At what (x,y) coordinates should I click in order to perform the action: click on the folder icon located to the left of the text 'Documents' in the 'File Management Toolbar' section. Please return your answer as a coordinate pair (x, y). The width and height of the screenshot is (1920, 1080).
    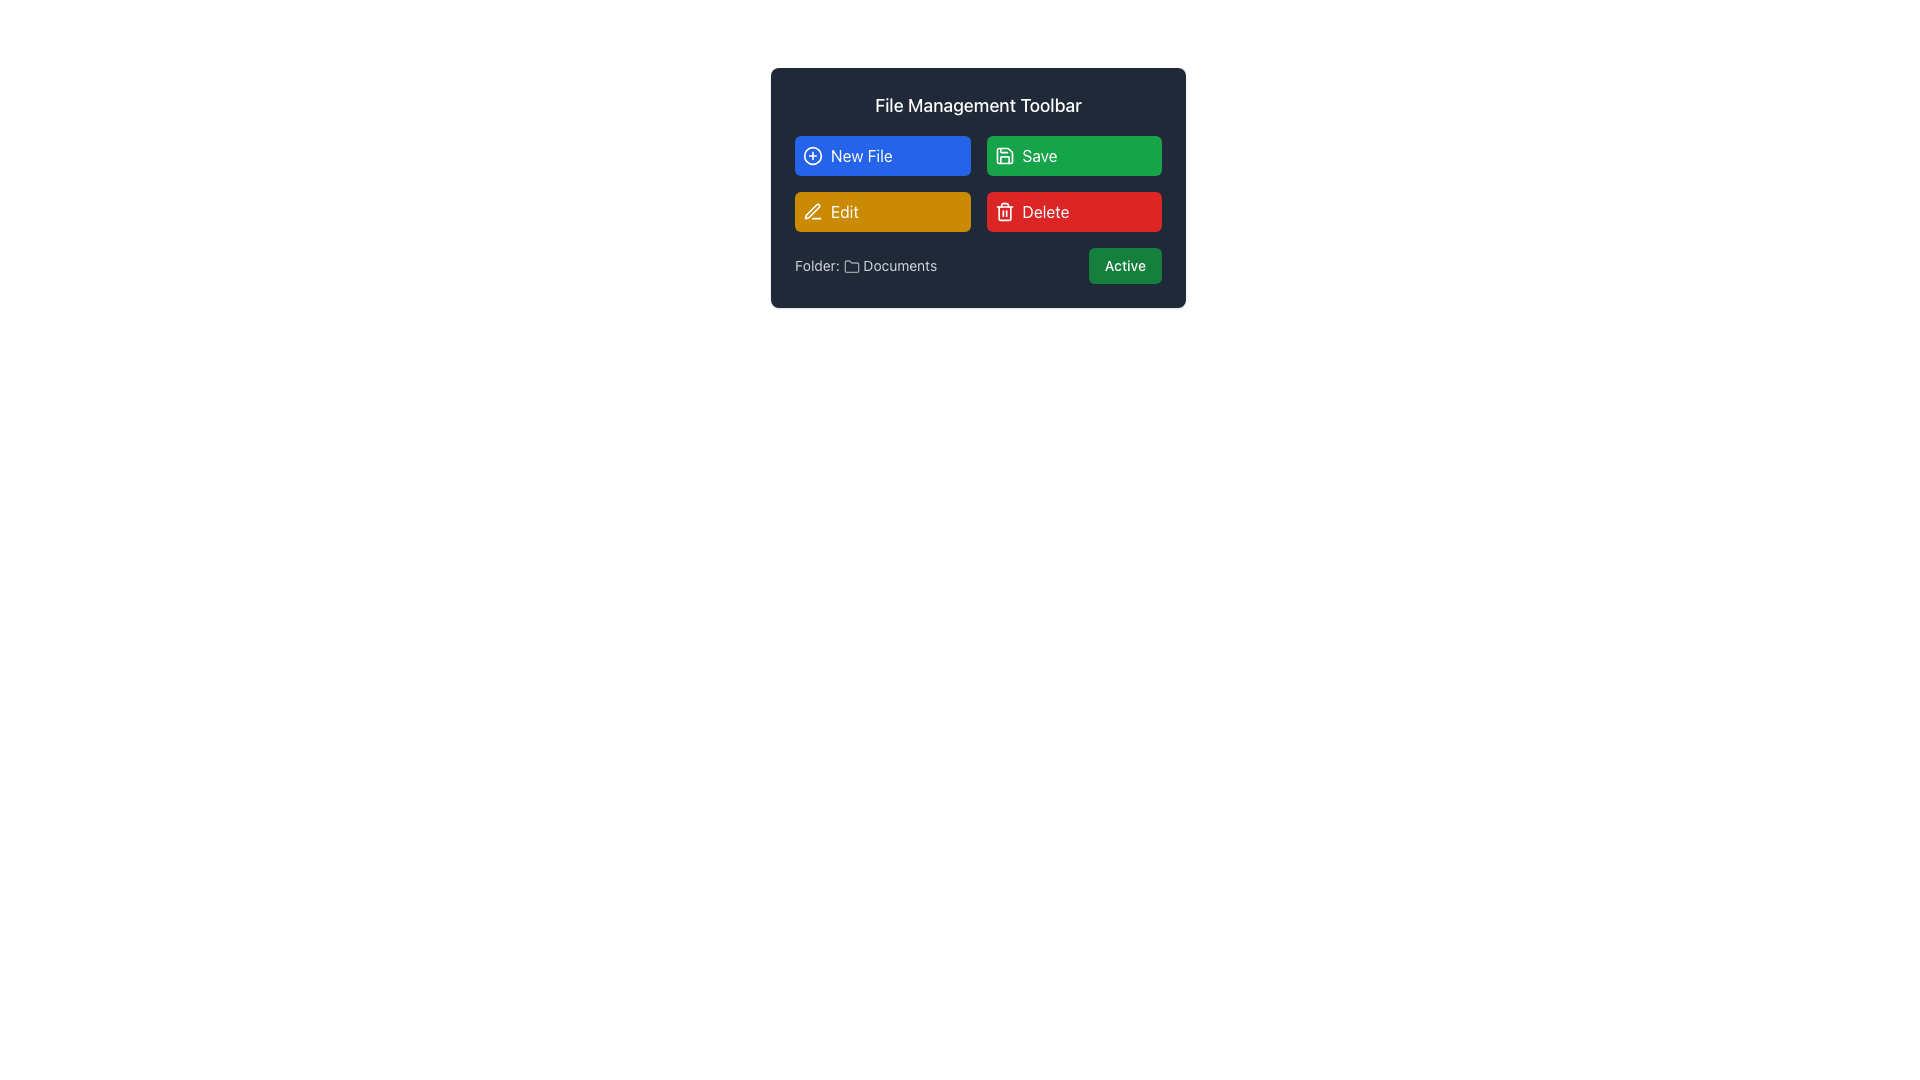
    Looking at the image, I should click on (851, 265).